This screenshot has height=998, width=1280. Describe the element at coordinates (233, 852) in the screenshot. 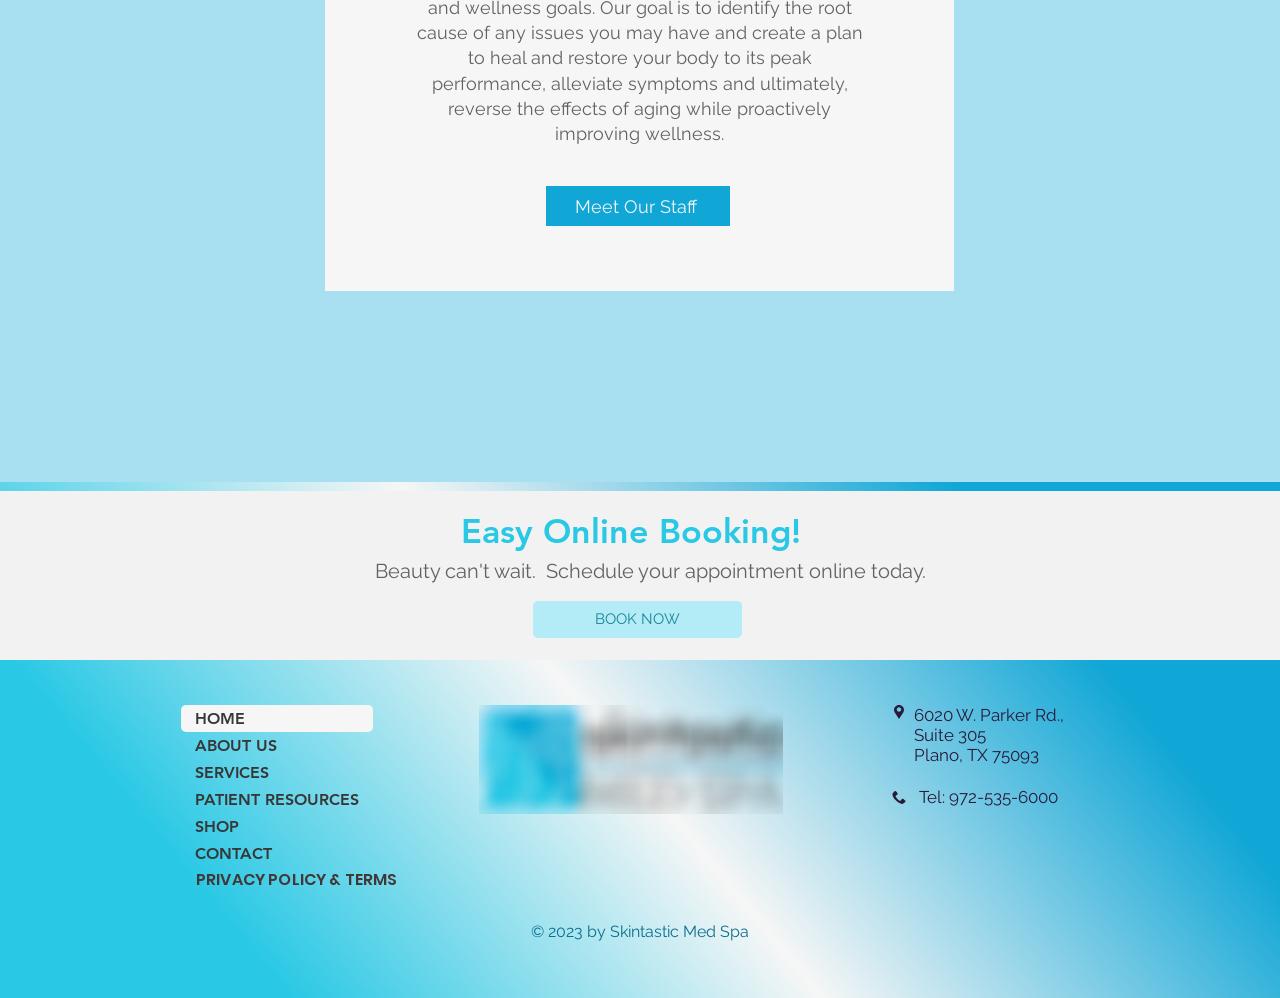

I see `'CONTACT'` at that location.